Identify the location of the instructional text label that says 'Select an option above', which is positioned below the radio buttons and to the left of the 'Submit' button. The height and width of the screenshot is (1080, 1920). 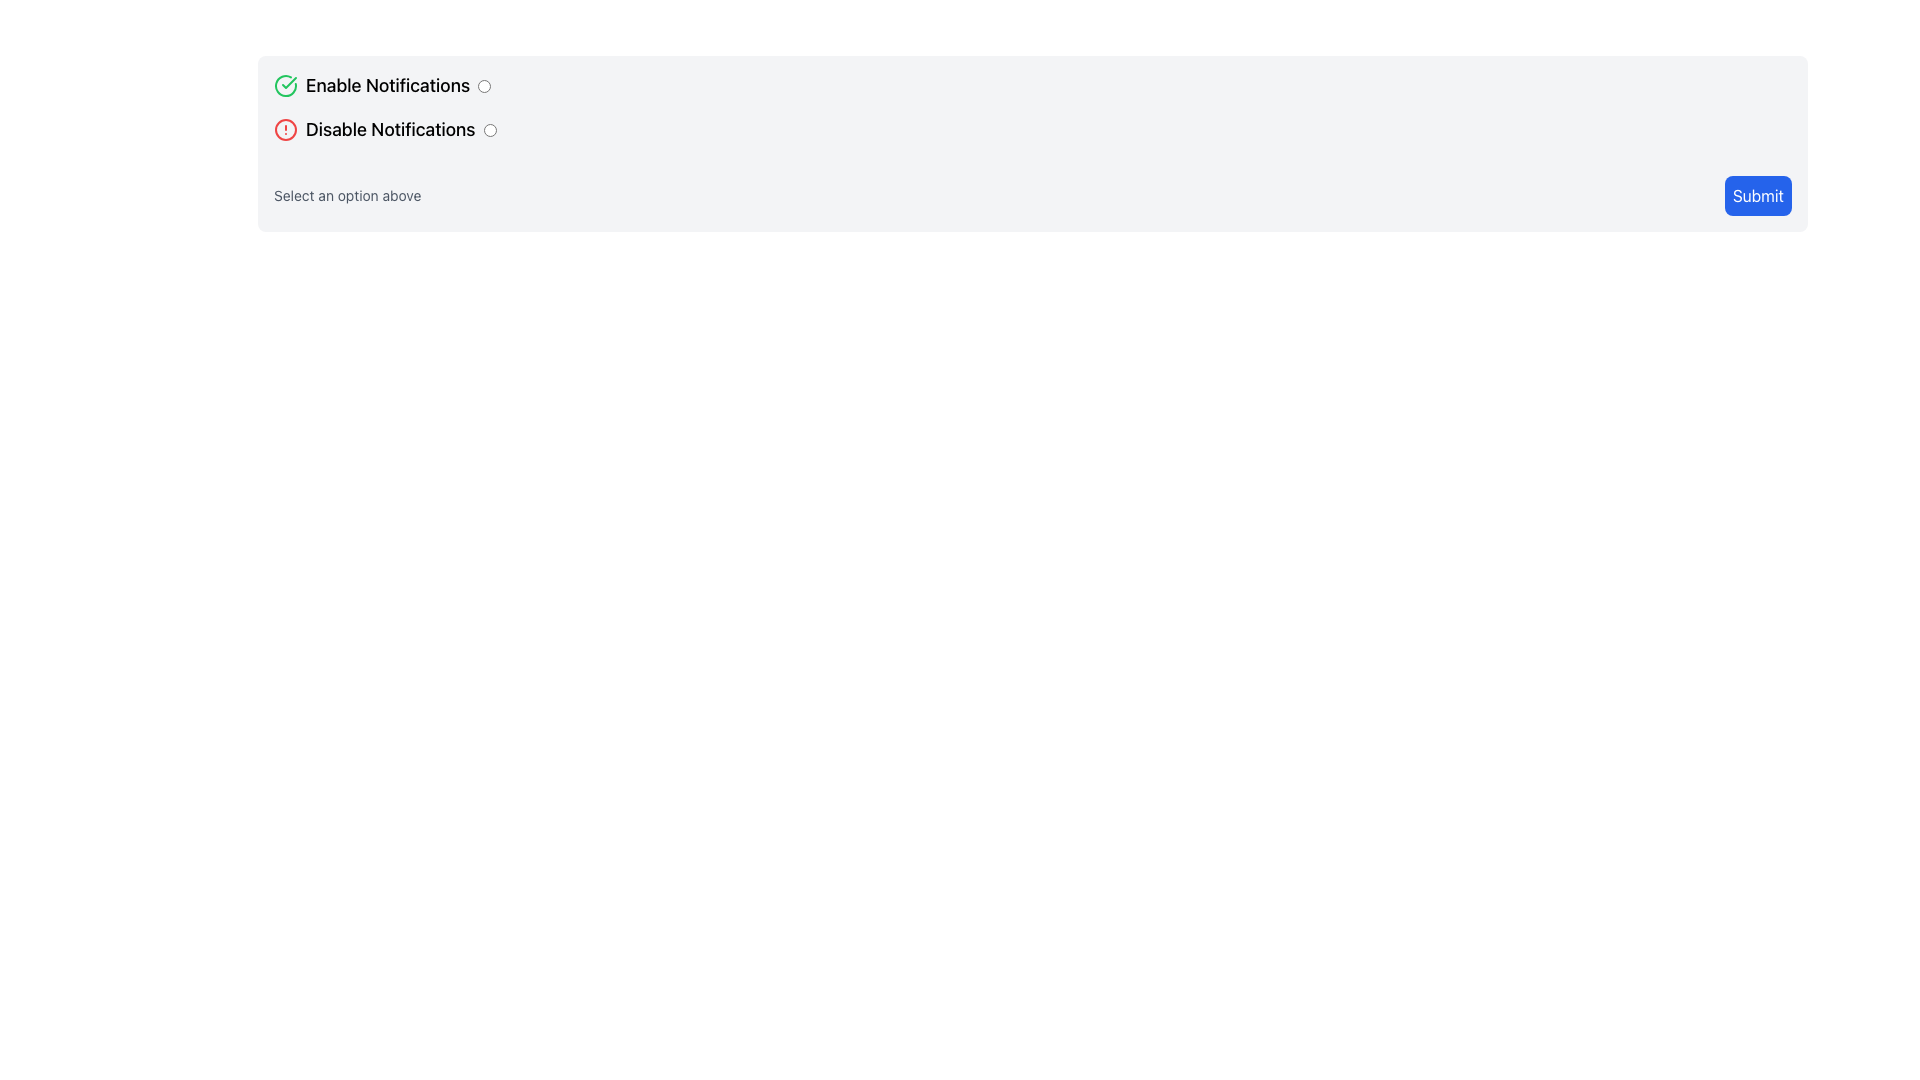
(347, 196).